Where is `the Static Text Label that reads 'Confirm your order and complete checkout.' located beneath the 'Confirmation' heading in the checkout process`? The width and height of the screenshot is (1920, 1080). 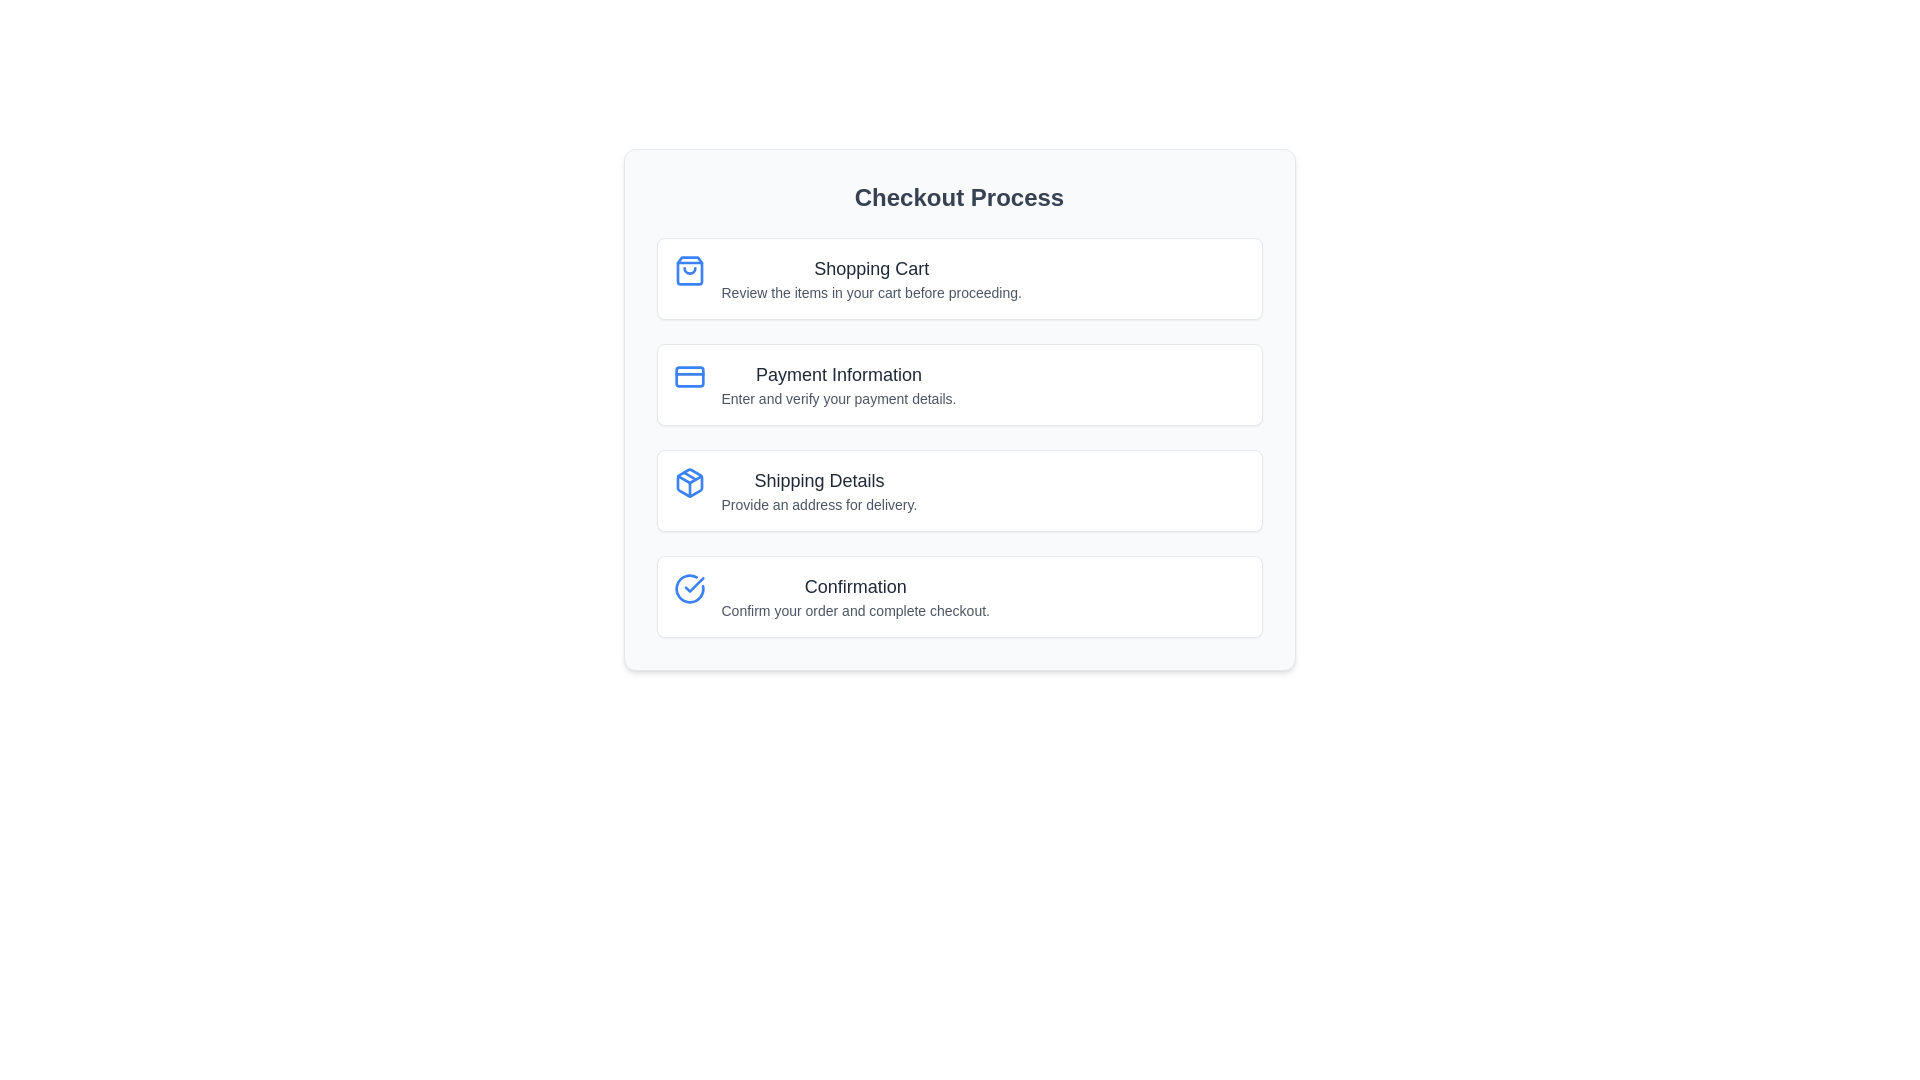
the Static Text Label that reads 'Confirm your order and complete checkout.' located beneath the 'Confirmation' heading in the checkout process is located at coordinates (855, 609).